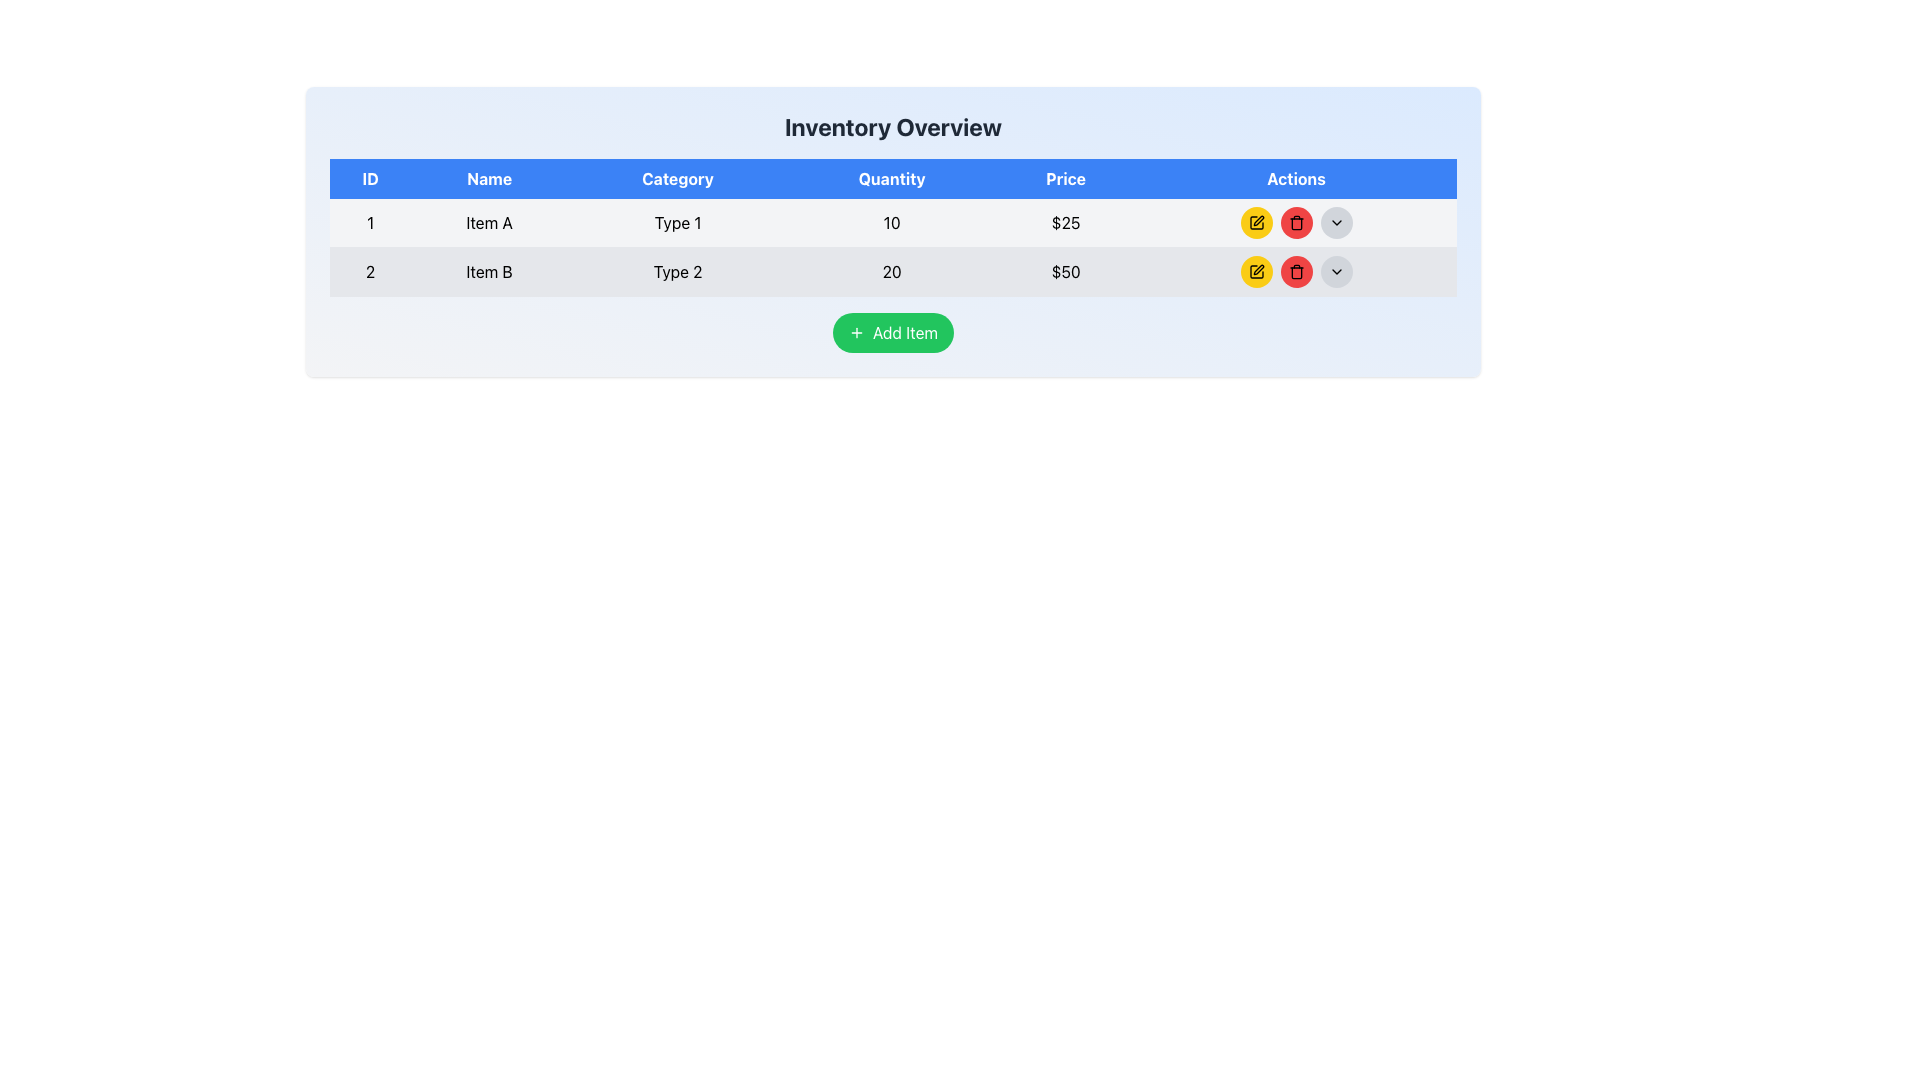 The image size is (1920, 1080). What do you see at coordinates (1255, 272) in the screenshot?
I see `the 'Edit' action button in the 'Actions' column of the second row in the 'Inventory Overview' table to observe the hover effect` at bounding box center [1255, 272].